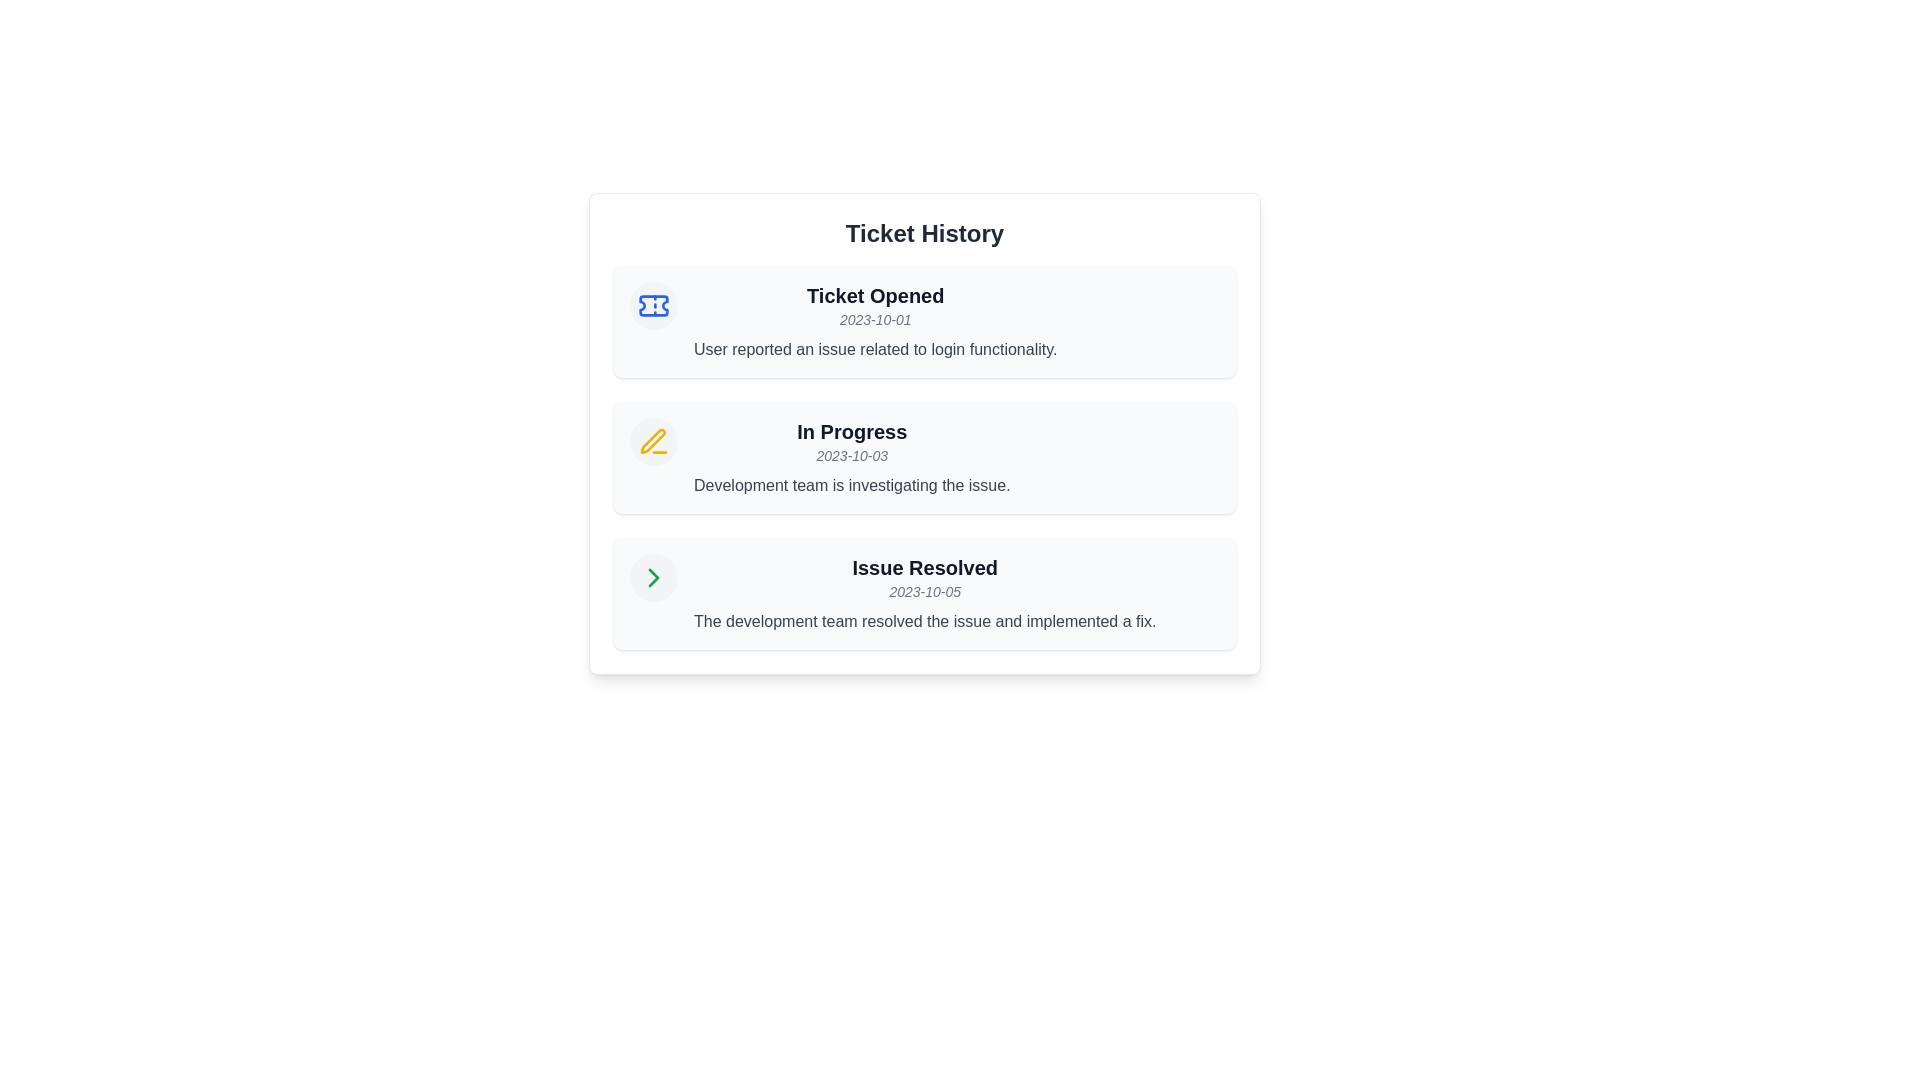 This screenshot has height=1080, width=1920. What do you see at coordinates (653, 578) in the screenshot?
I see `the right-facing chevron arrow icon within the 'Issue Resolved' section of the ticket history display, which is rendered in green and indicates an active state` at bounding box center [653, 578].